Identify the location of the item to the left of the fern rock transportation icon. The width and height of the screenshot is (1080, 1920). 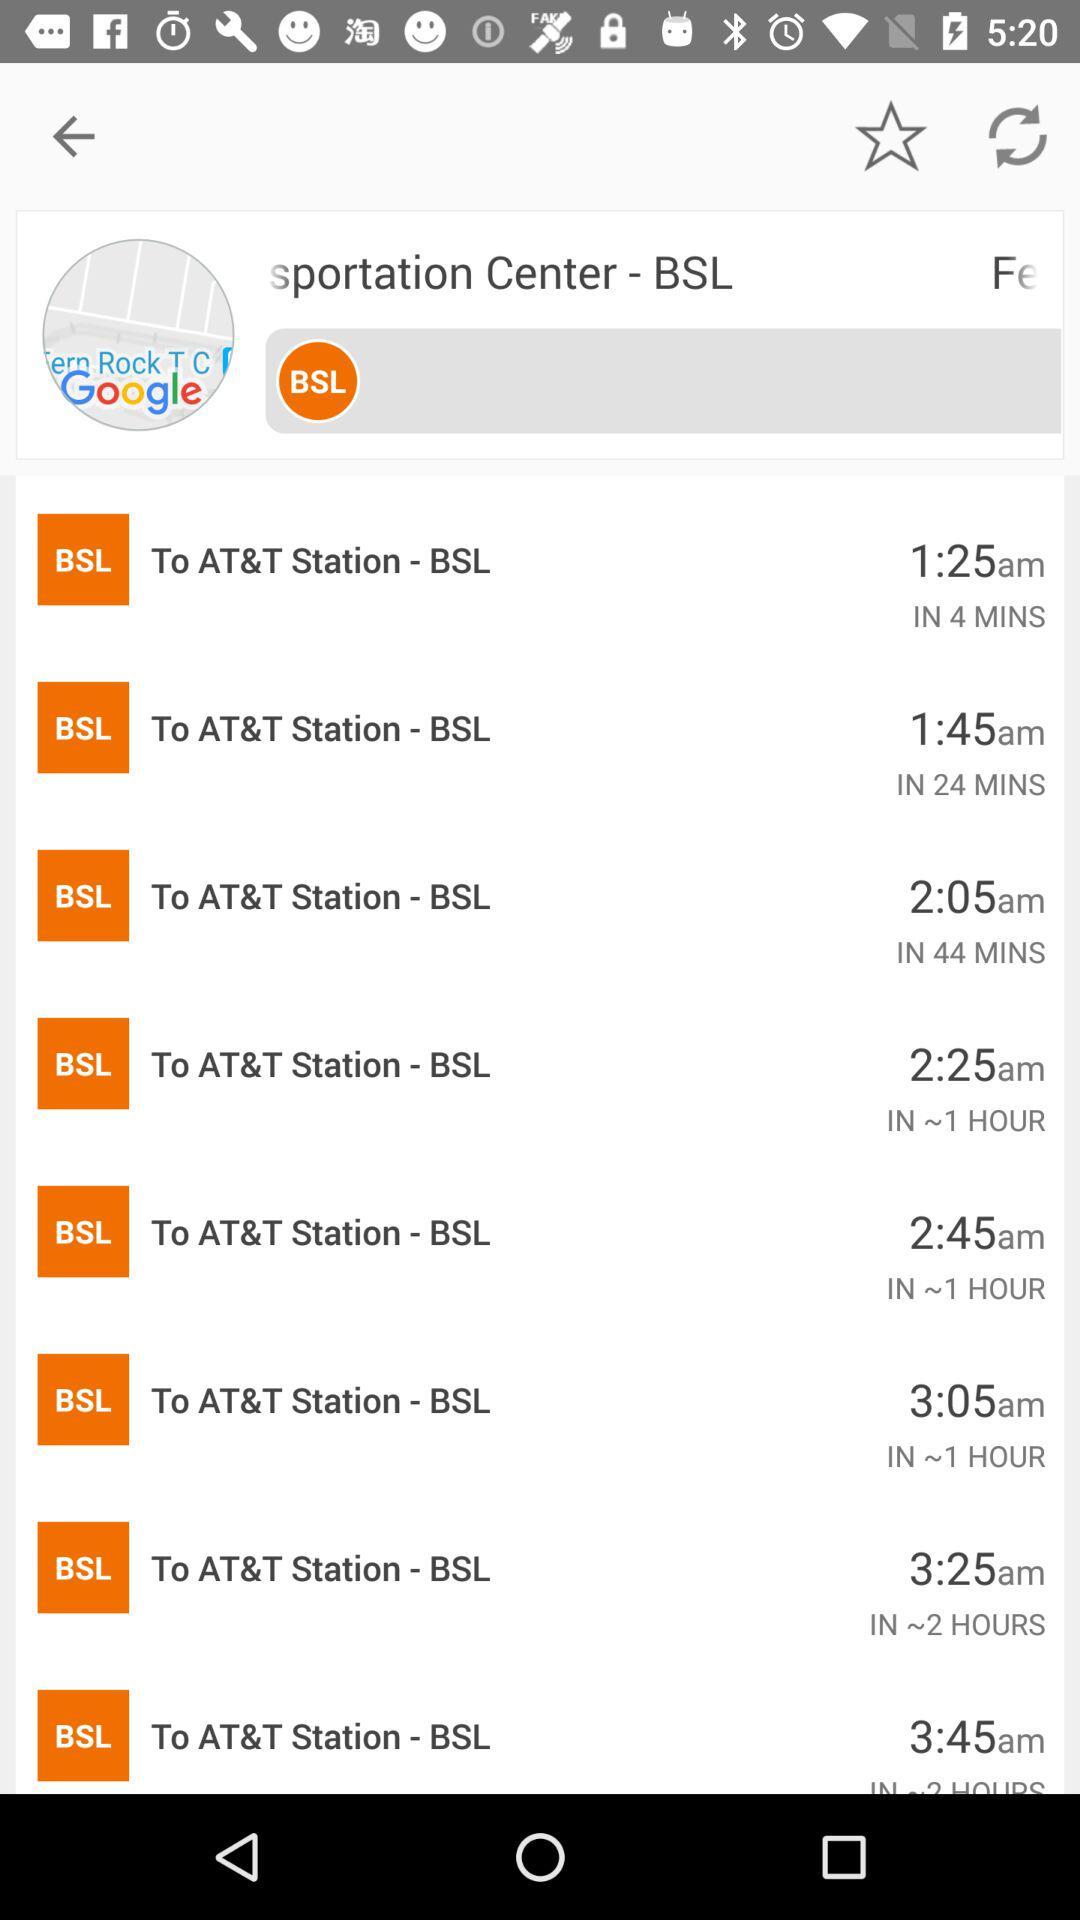
(137, 334).